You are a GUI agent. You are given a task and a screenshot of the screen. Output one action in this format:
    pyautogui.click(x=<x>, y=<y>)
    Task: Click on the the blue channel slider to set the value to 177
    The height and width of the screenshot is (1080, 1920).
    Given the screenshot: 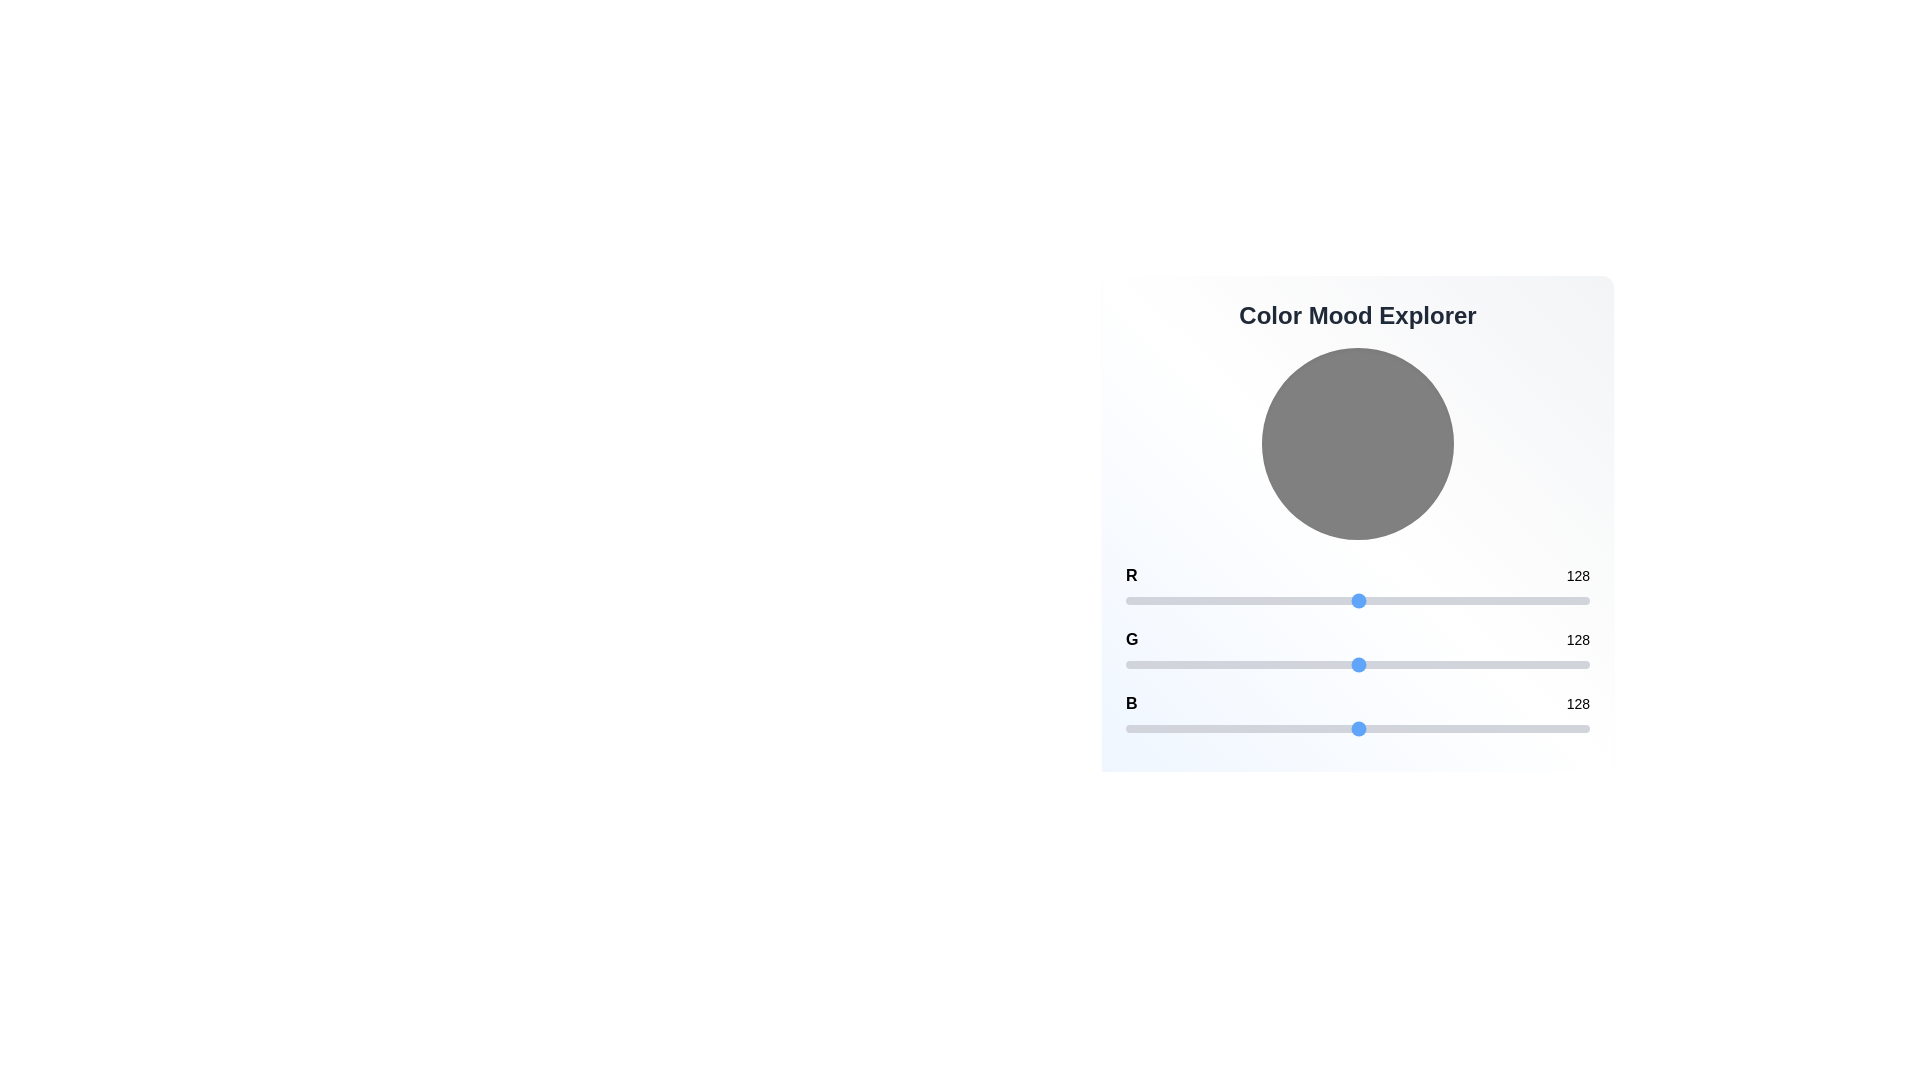 What is the action you would take?
    pyautogui.click(x=1448, y=729)
    